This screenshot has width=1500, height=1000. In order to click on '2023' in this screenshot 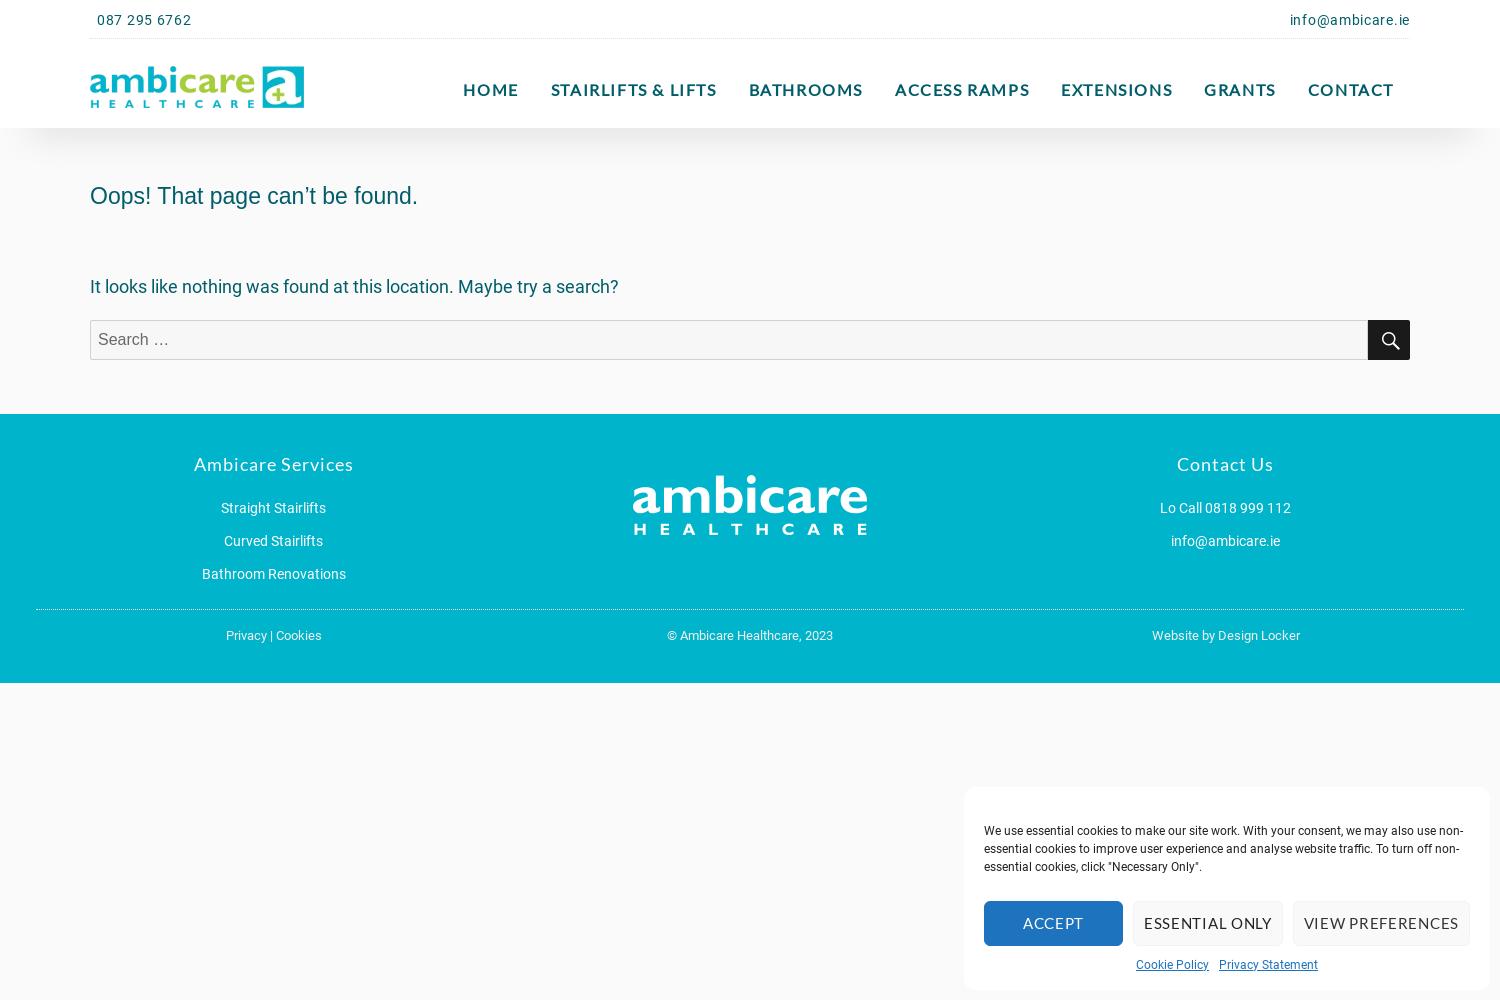, I will do `click(801, 635)`.